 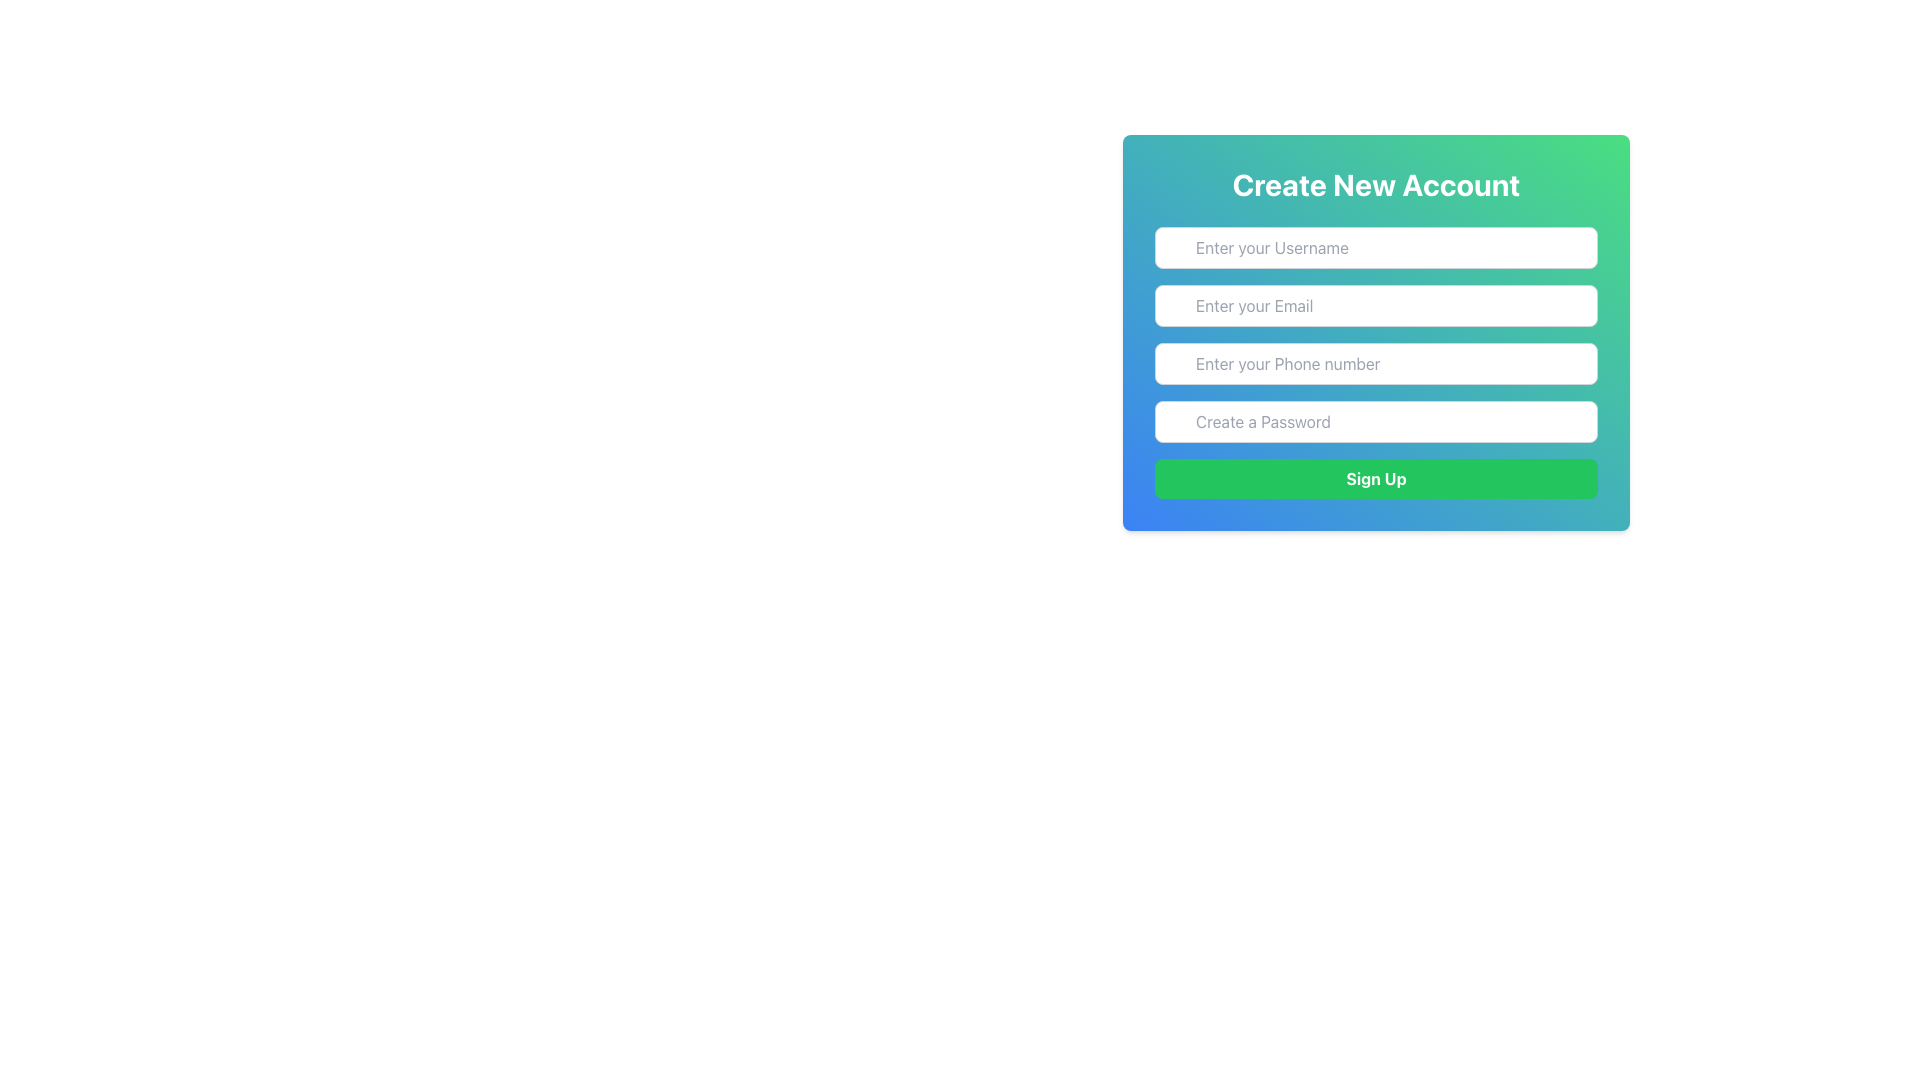 I want to click on the submission button located at the bottom of the form, directly underneath the password input field, so click(x=1375, y=478).